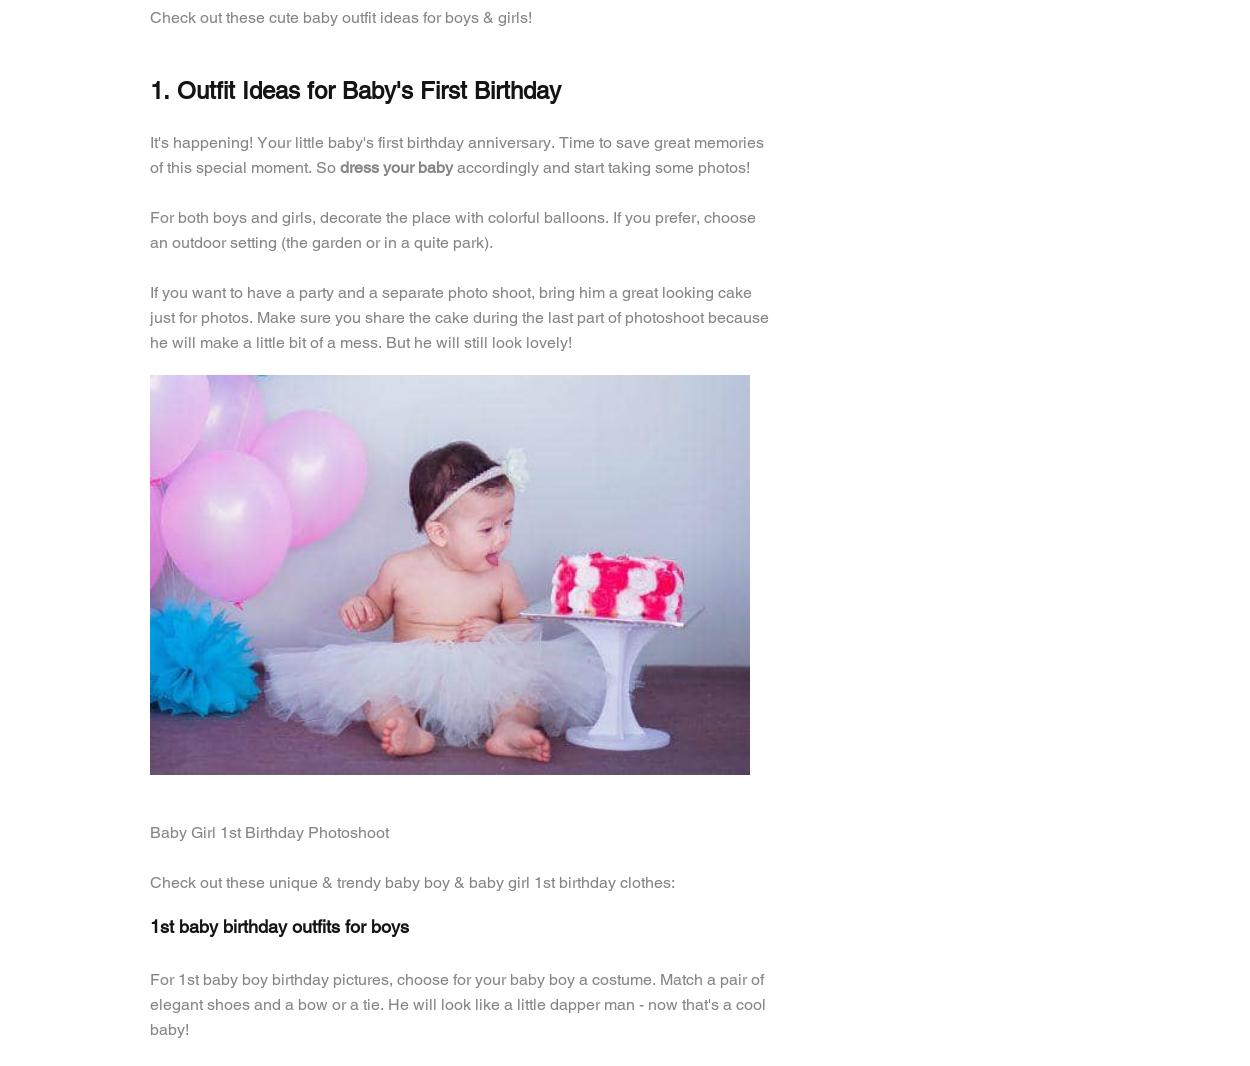 The image size is (1250, 1066). Describe the element at coordinates (150, 925) in the screenshot. I see `'1st baby birthday outfits for boys'` at that location.